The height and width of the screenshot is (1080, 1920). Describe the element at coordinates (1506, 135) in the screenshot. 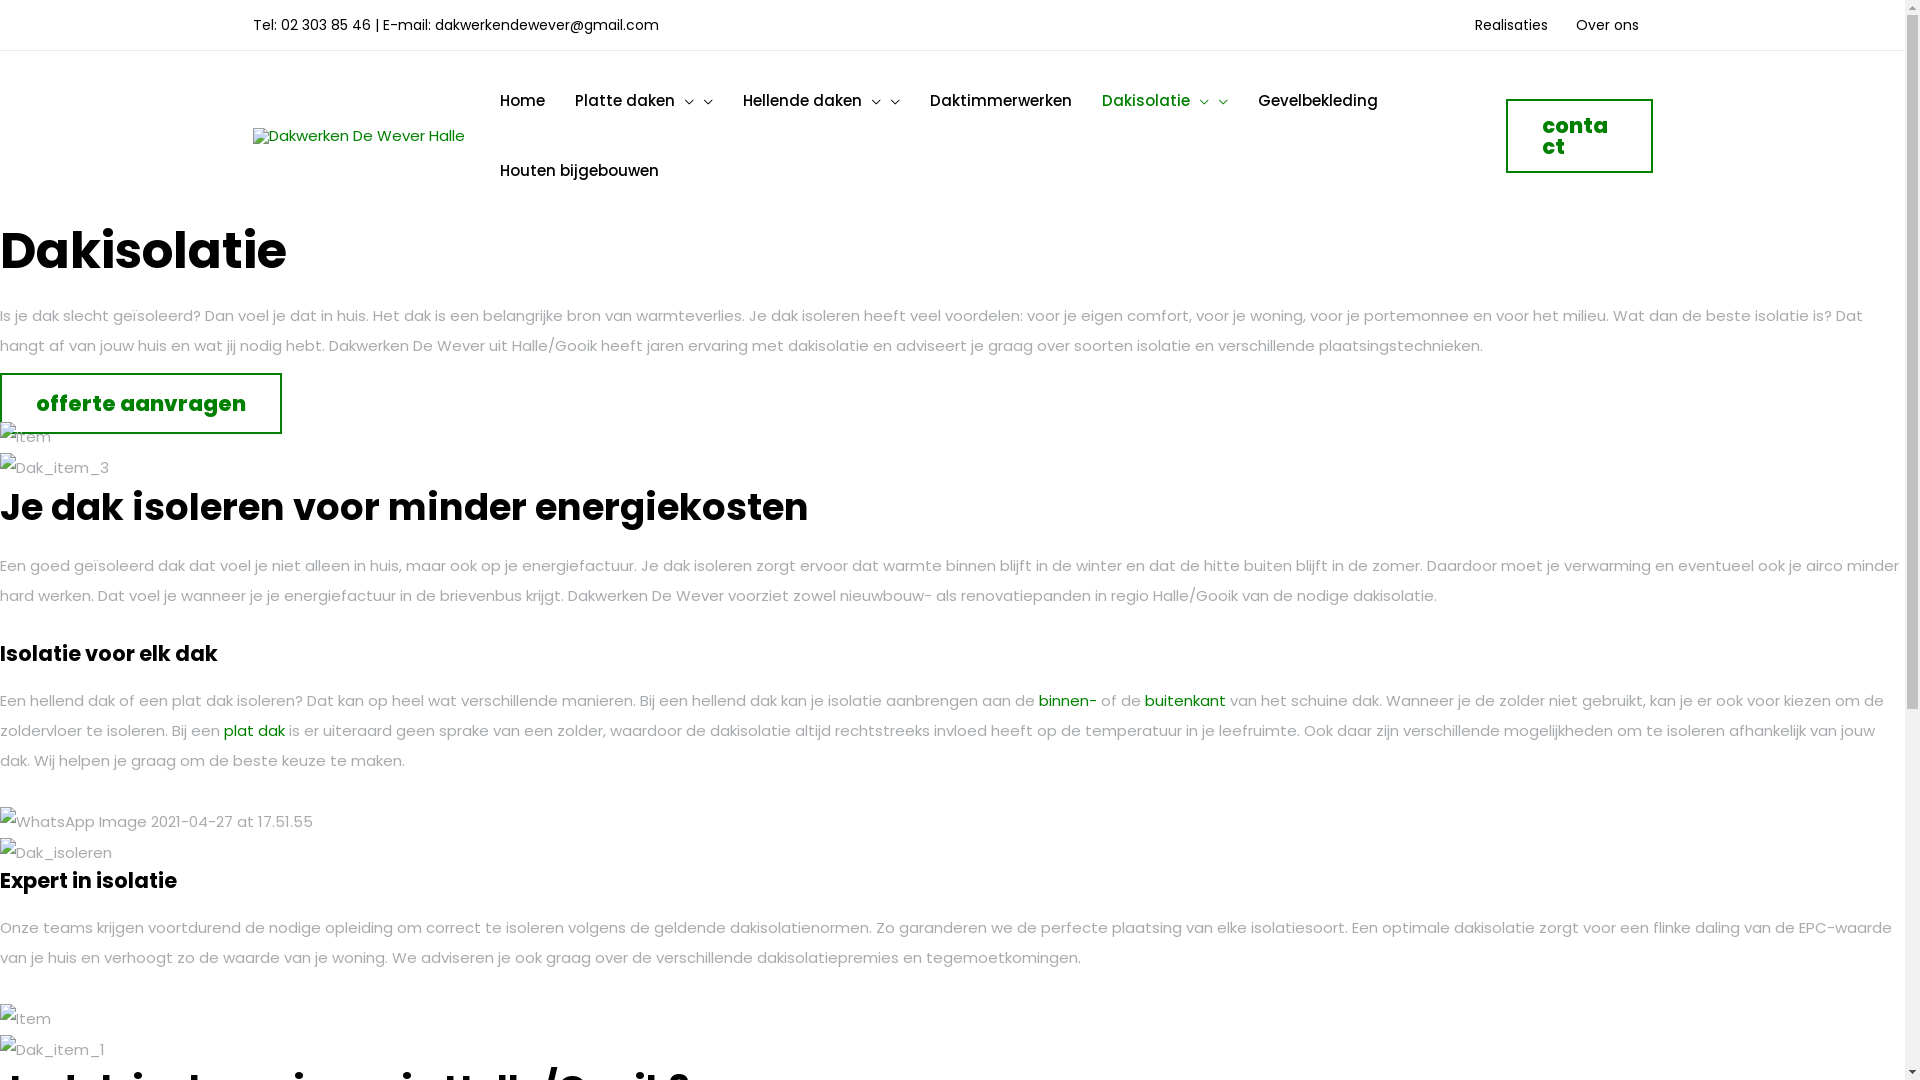

I see `'contact'` at that location.